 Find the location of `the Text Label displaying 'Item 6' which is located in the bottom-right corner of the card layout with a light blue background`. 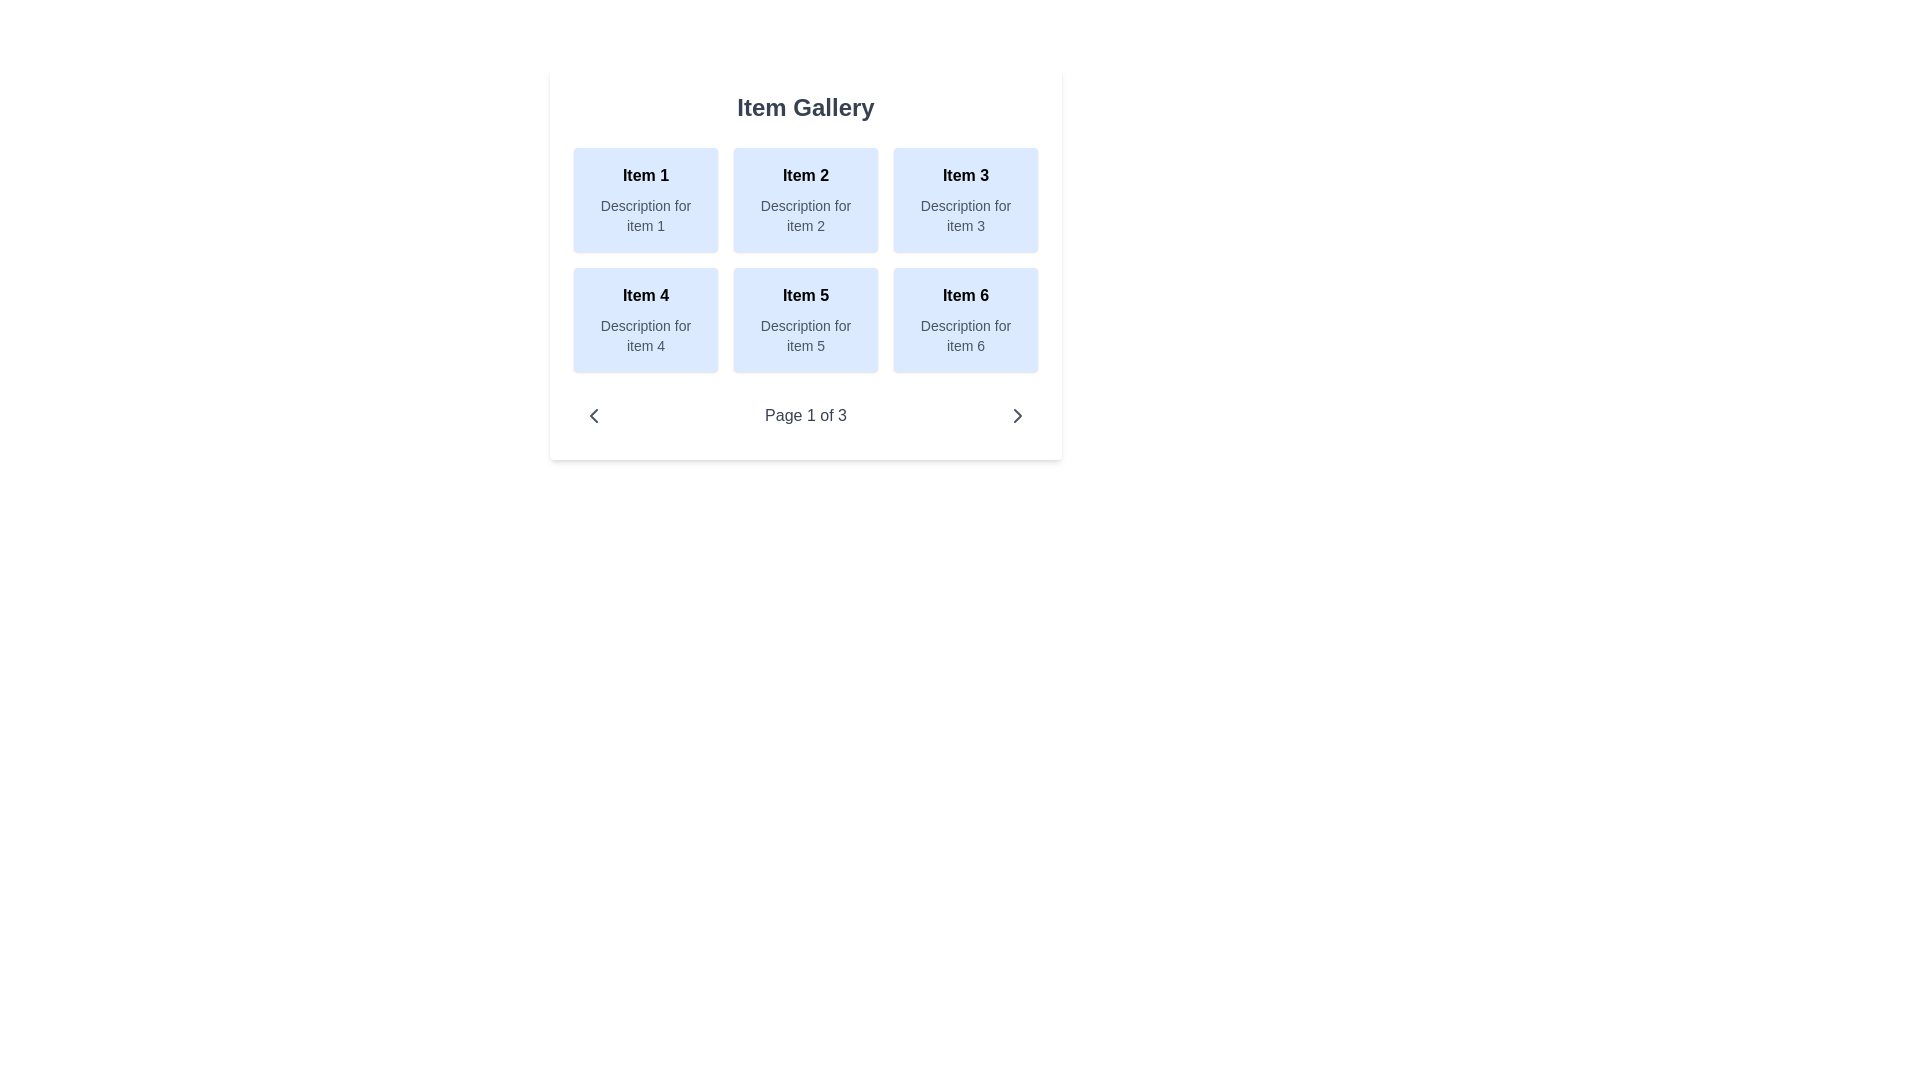

the Text Label displaying 'Item 6' which is located in the bottom-right corner of the card layout with a light blue background is located at coordinates (965, 296).